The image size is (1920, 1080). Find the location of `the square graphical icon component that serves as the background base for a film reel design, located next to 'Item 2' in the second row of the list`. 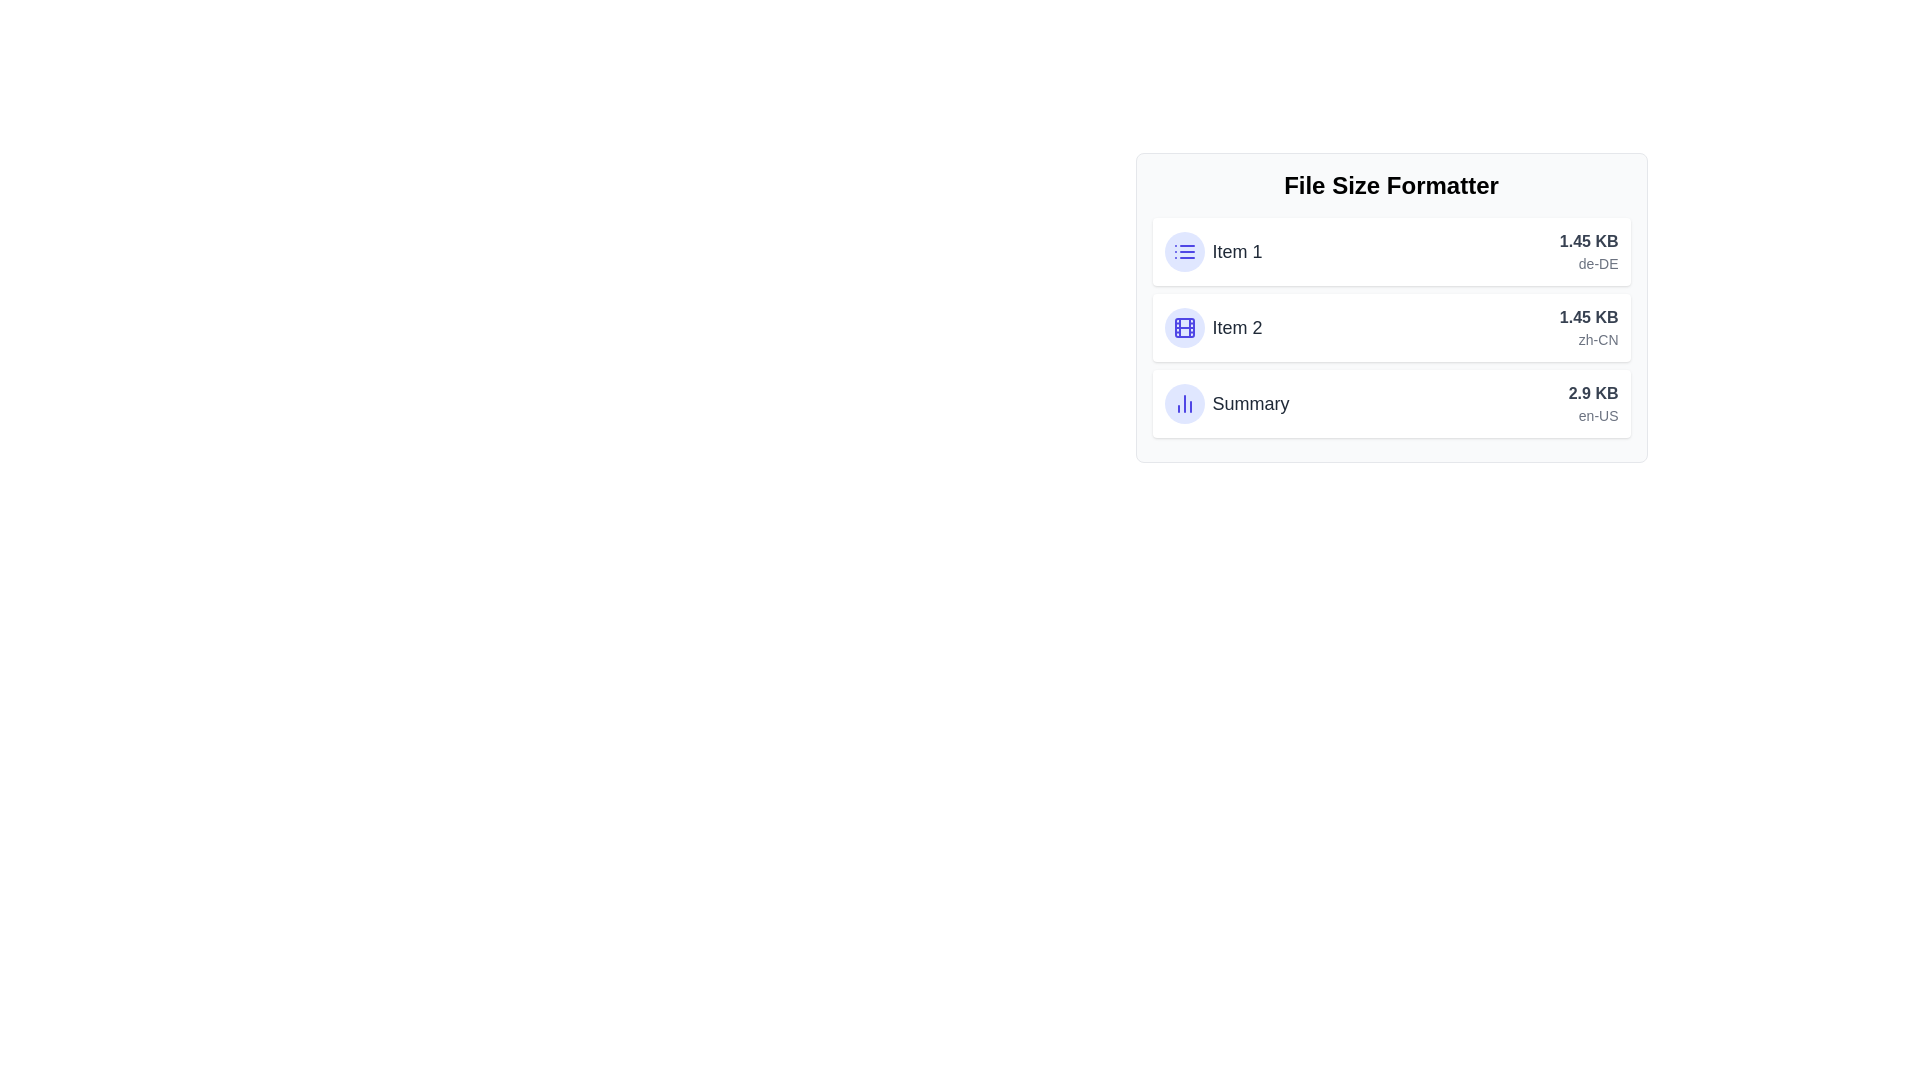

the square graphical icon component that serves as the background base for a film reel design, located next to 'Item 2' in the second row of the list is located at coordinates (1184, 326).